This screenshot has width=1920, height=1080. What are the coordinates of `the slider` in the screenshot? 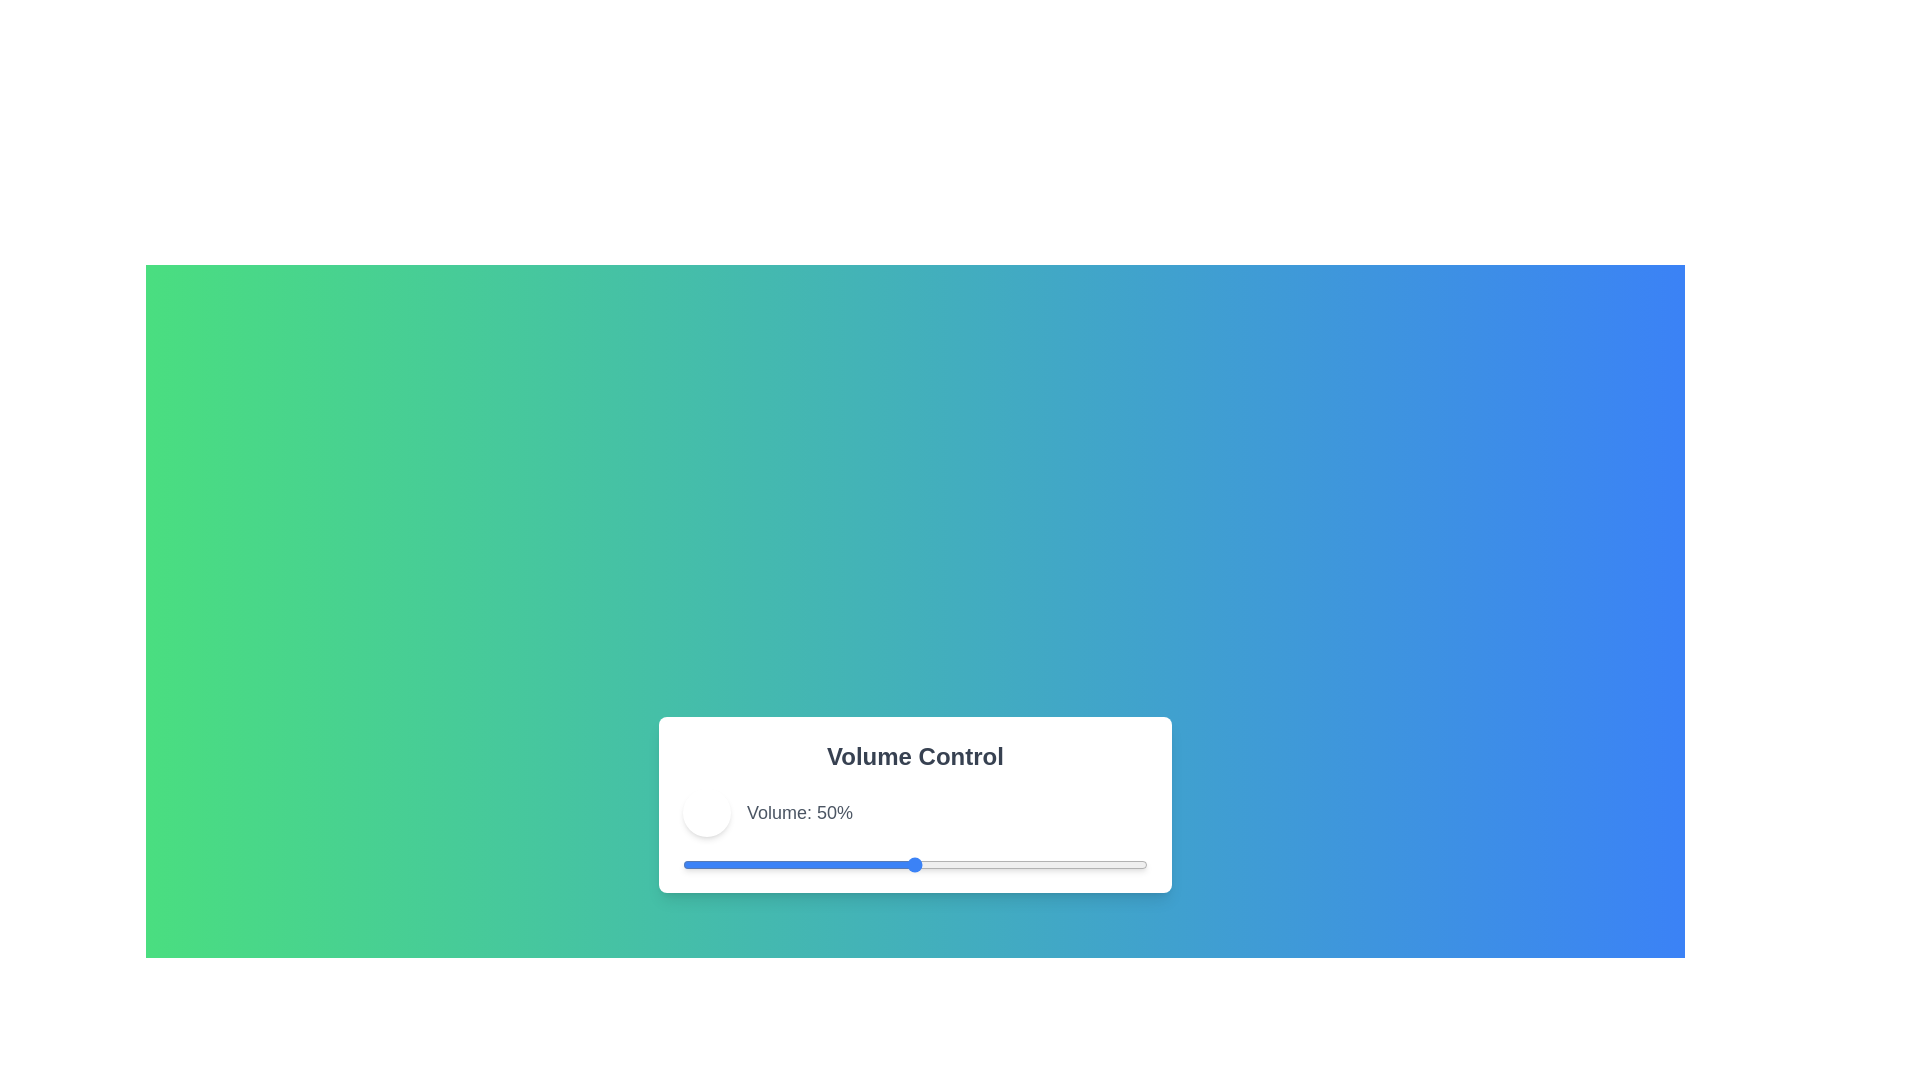 It's located at (803, 863).